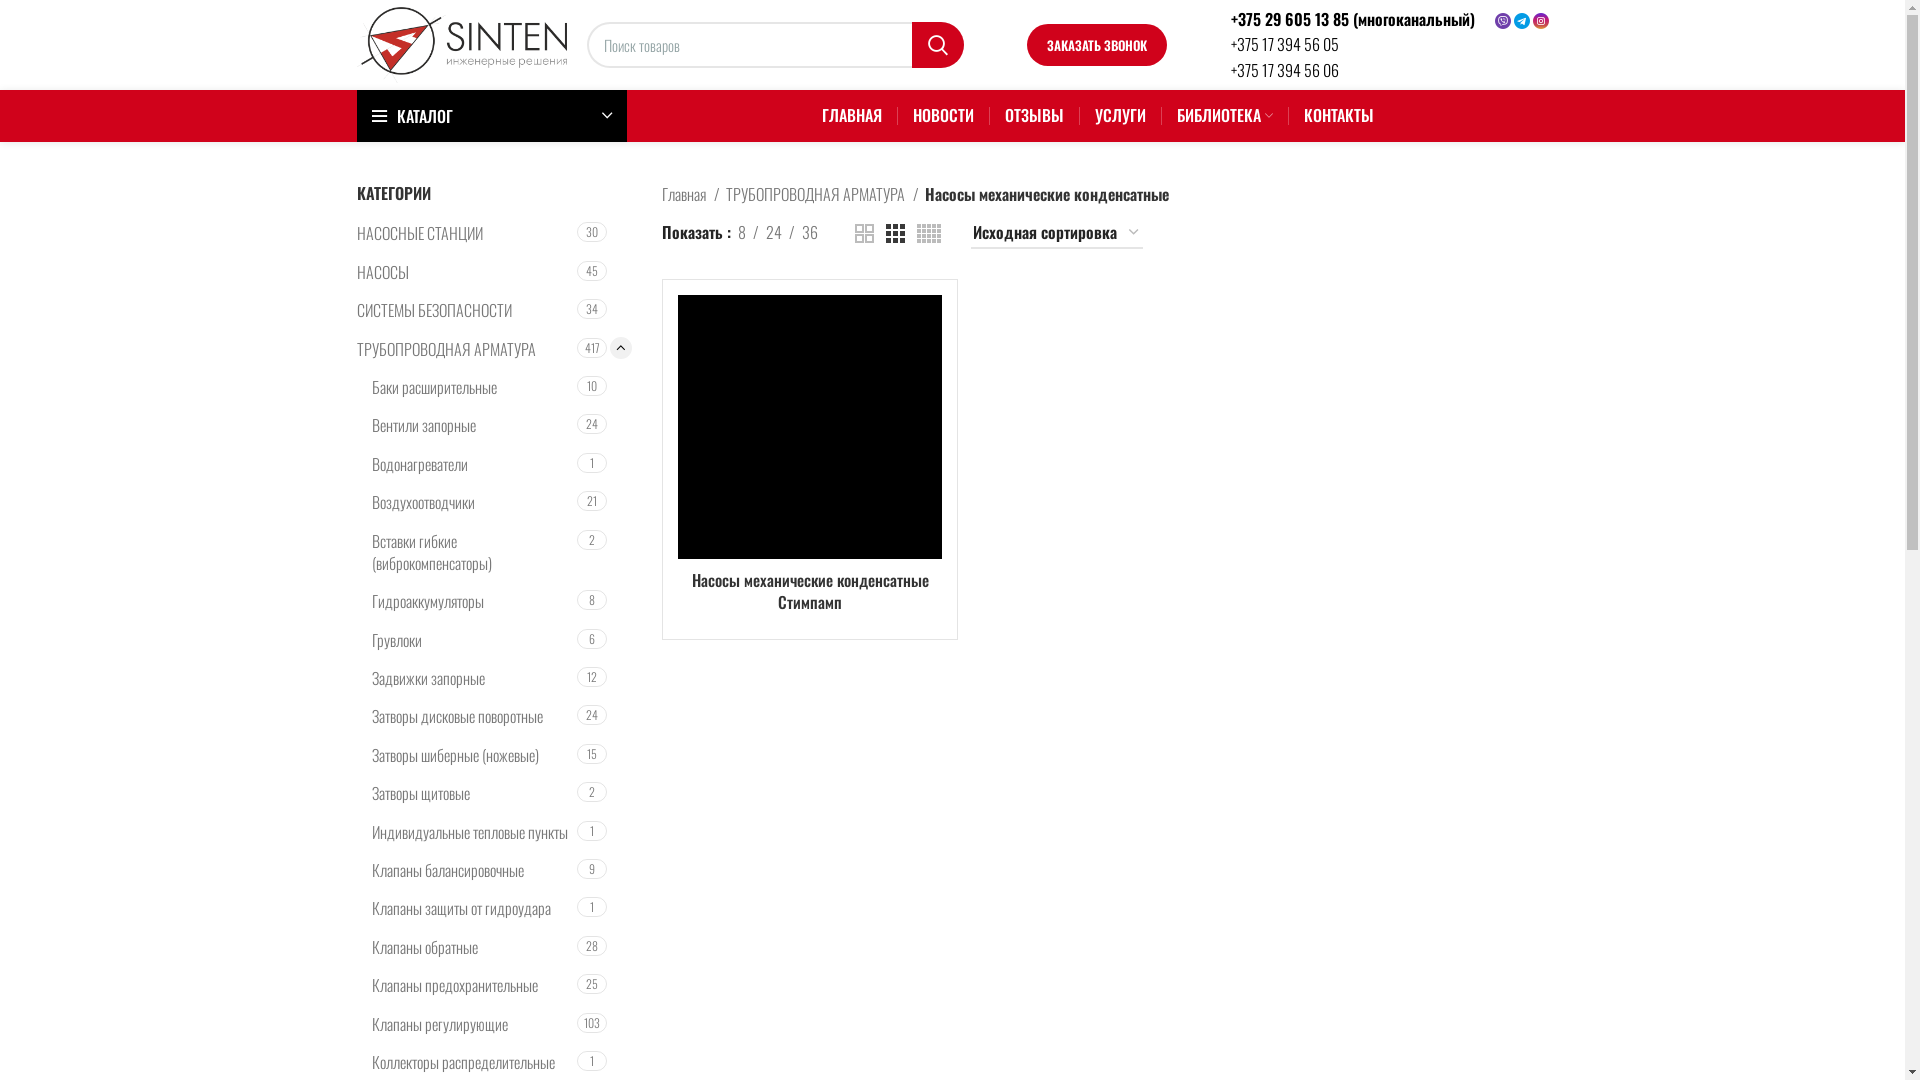 The height and width of the screenshot is (1080, 1920). I want to click on '8', so click(741, 231).